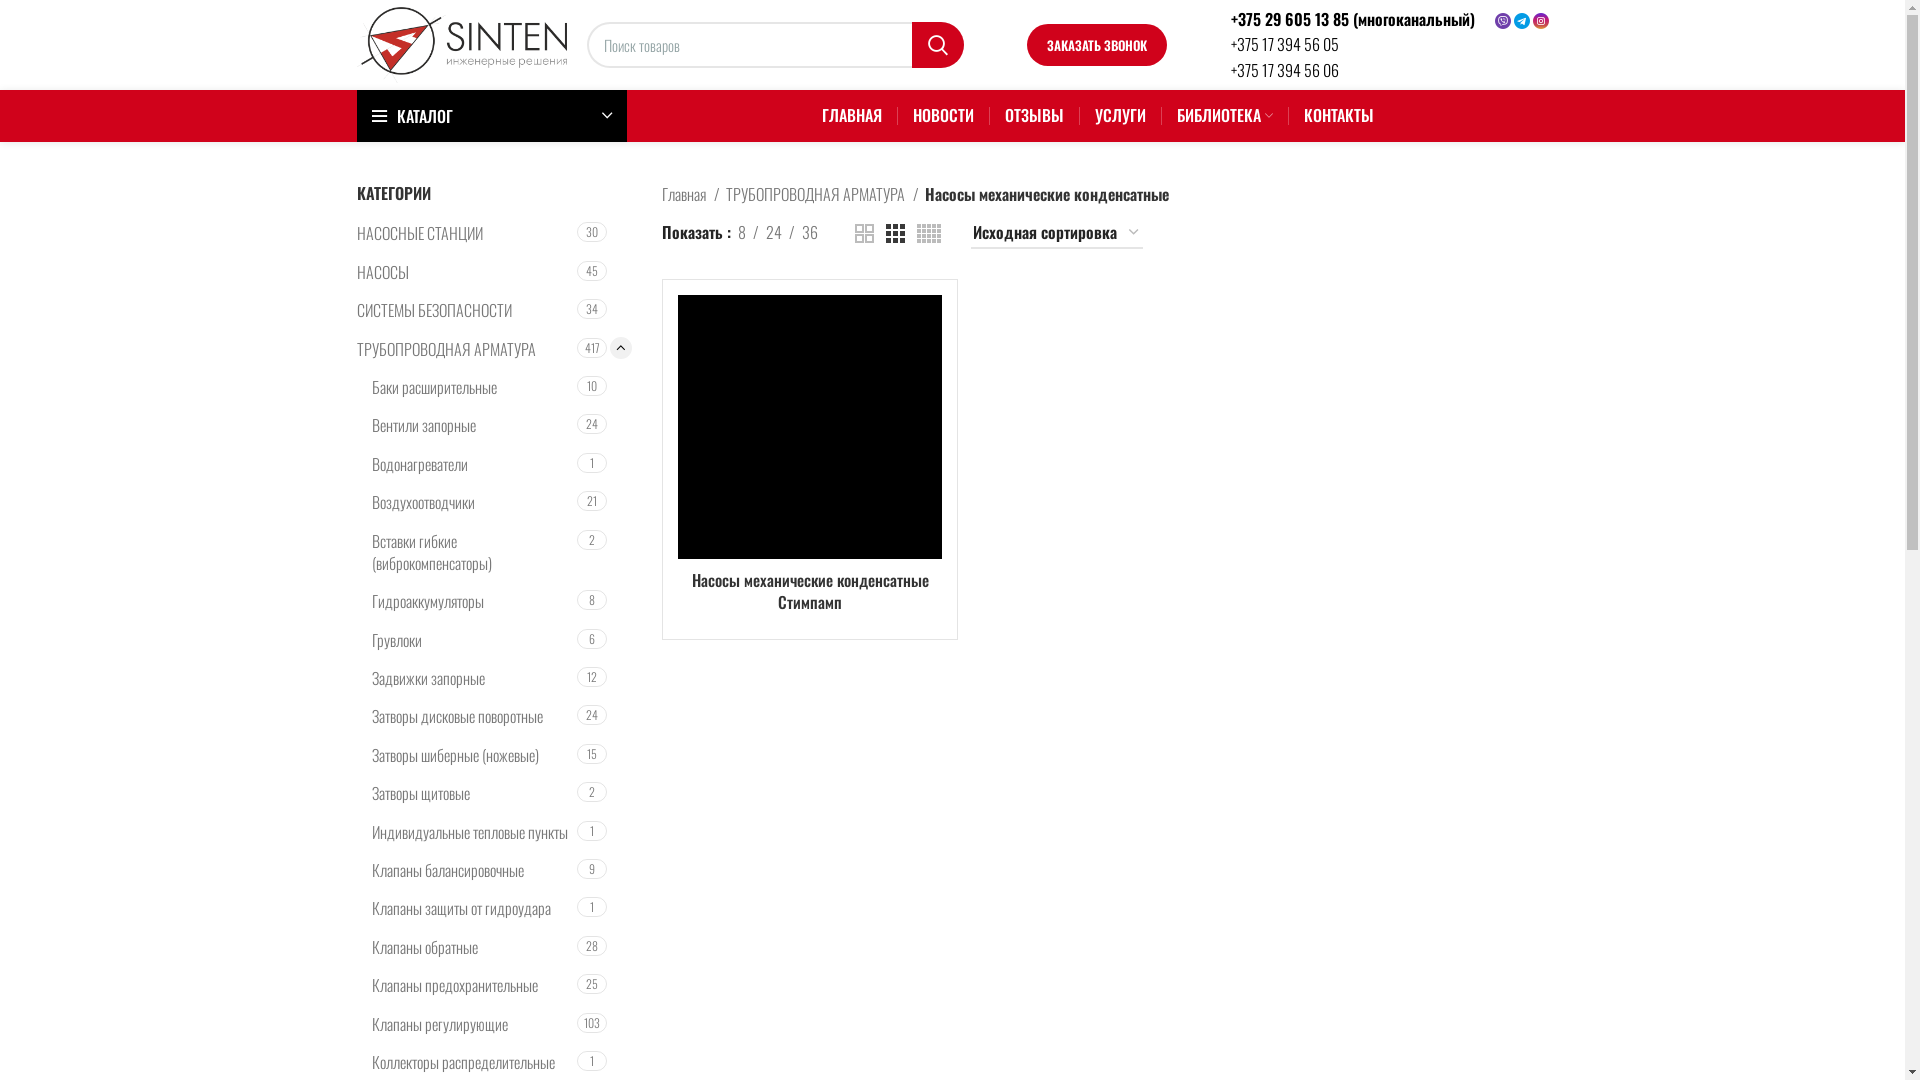 The height and width of the screenshot is (1080, 1920). I want to click on '8', so click(741, 231).